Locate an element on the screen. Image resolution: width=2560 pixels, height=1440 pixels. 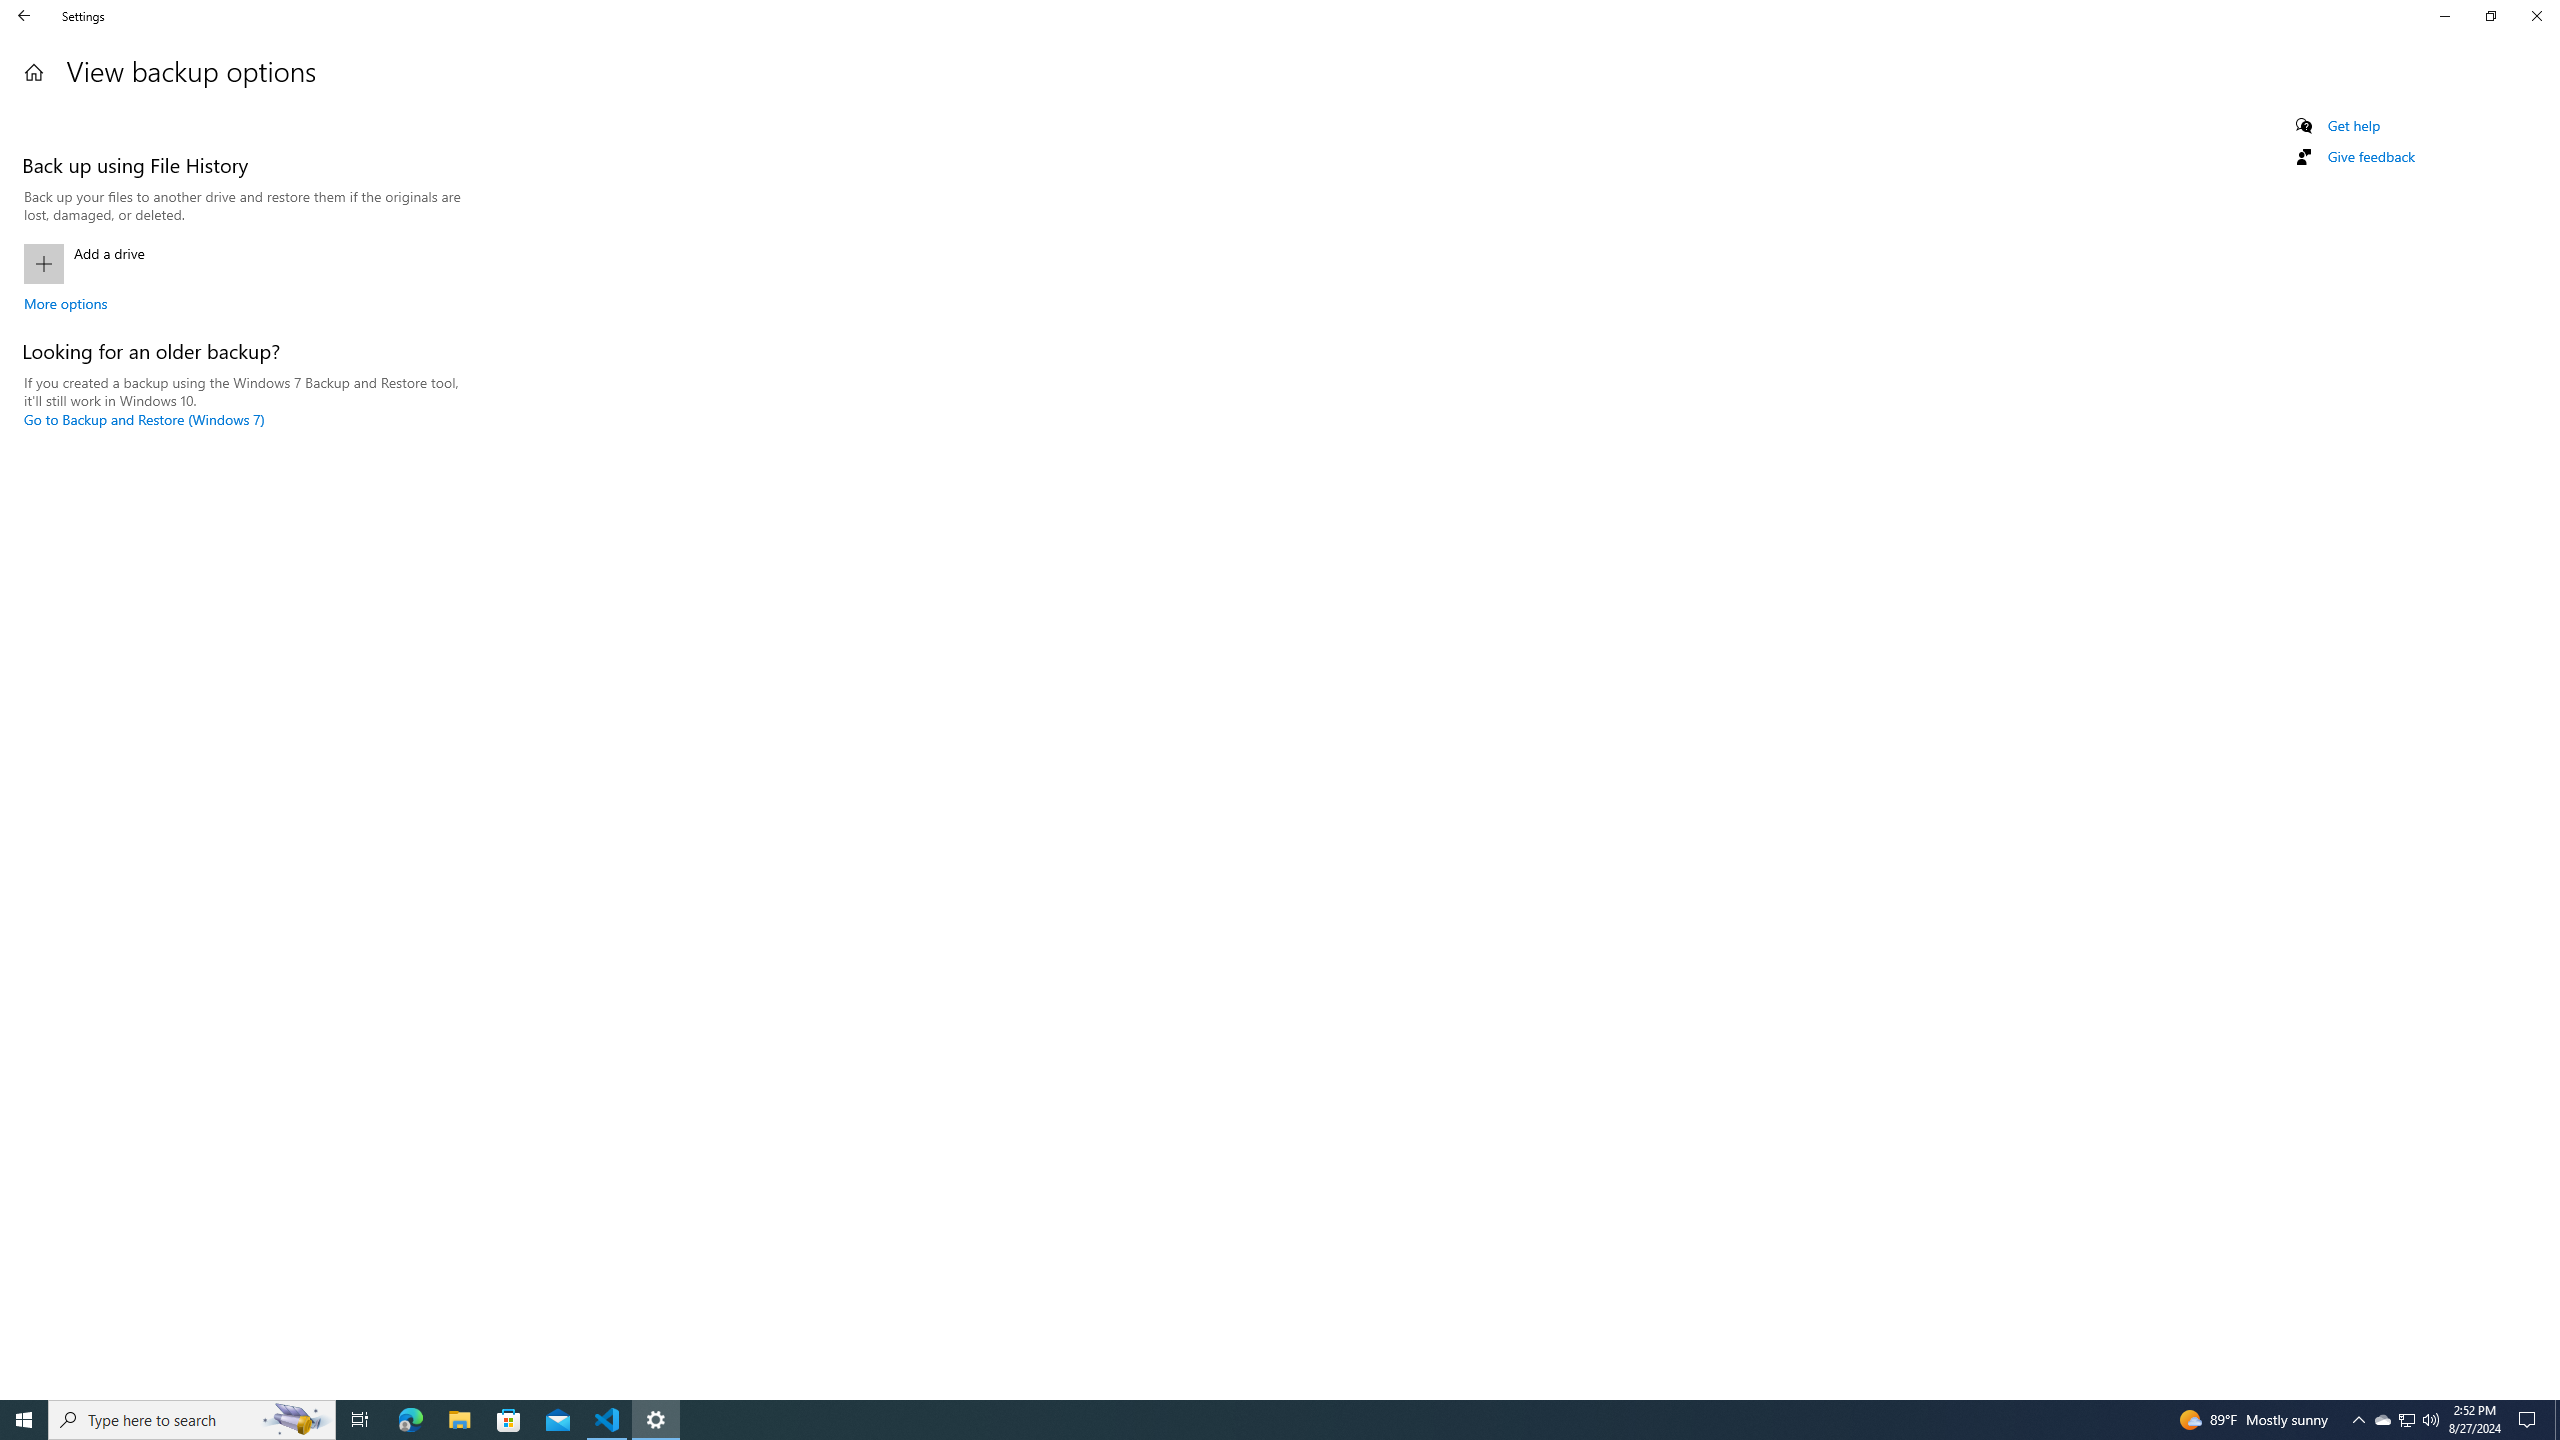
'More options' is located at coordinates (65, 302).